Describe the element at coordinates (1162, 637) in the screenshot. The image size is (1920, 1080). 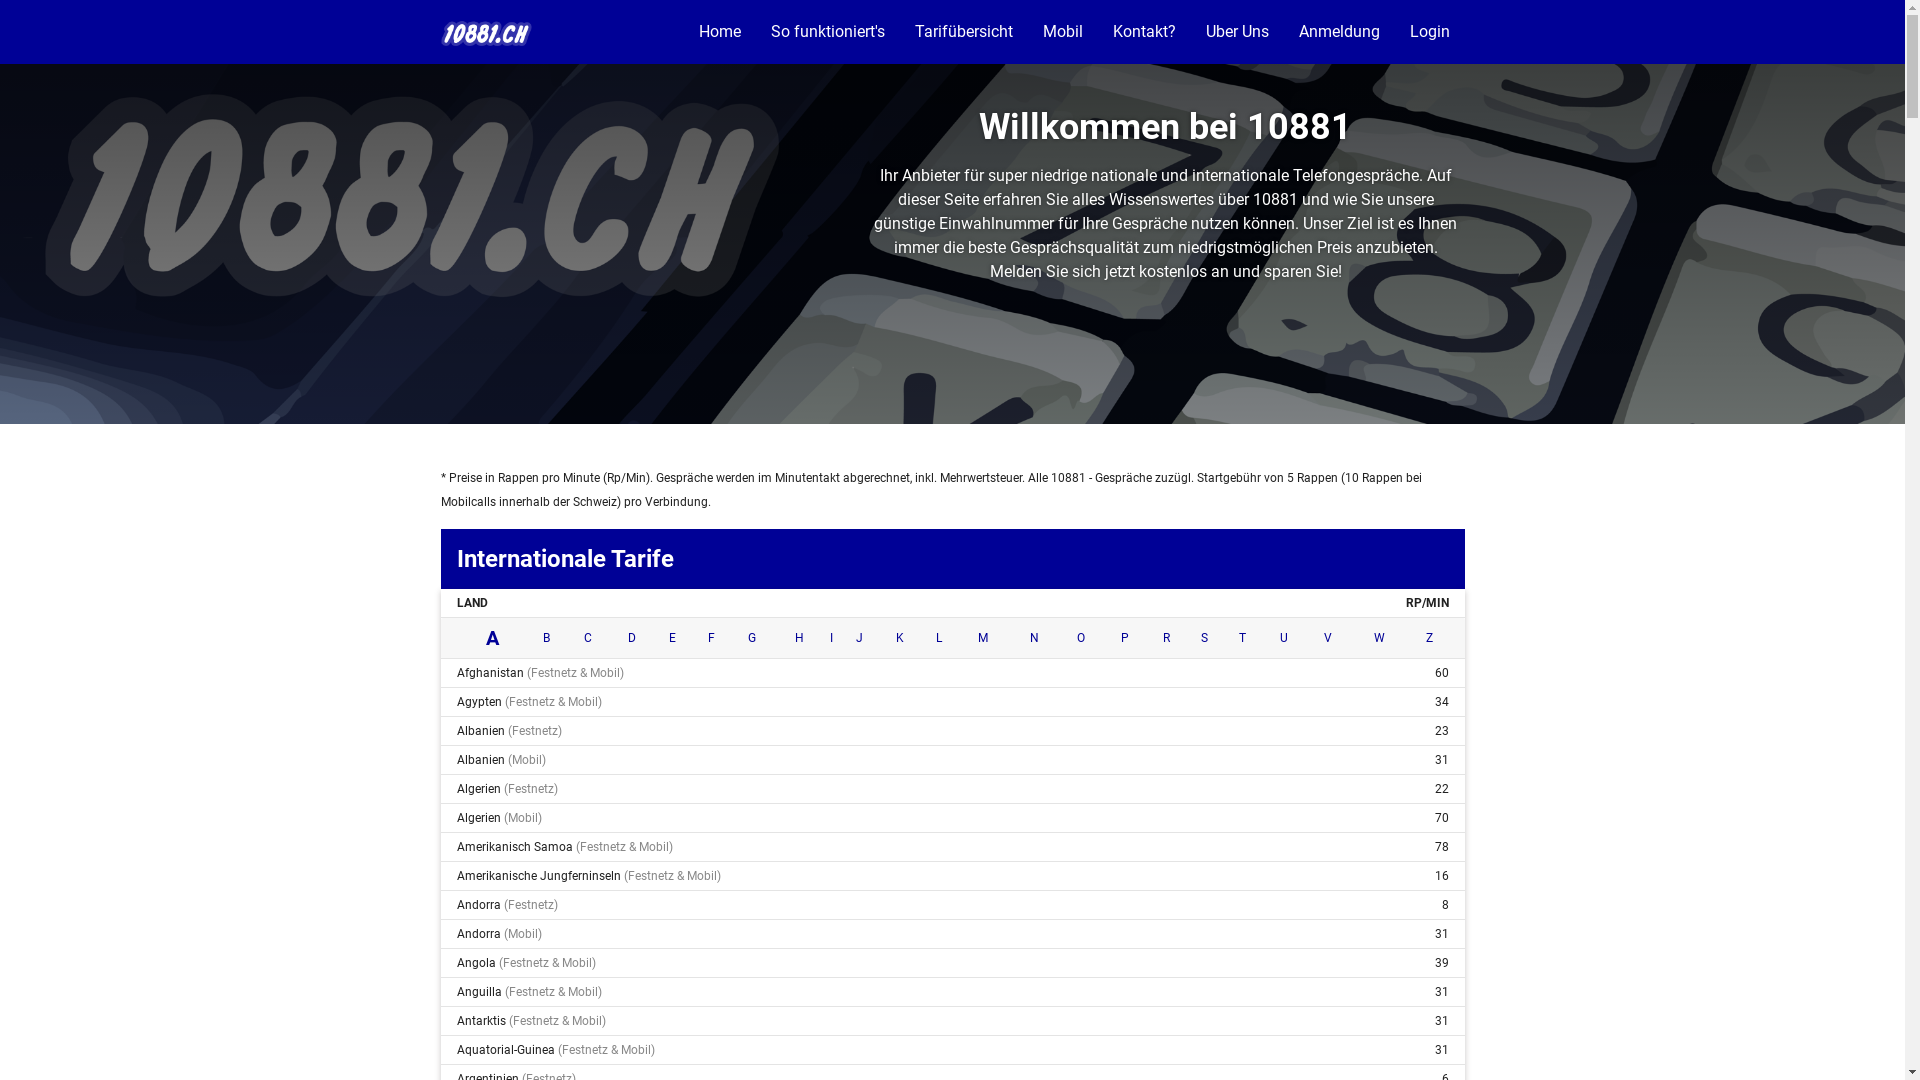
I see `'R'` at that location.